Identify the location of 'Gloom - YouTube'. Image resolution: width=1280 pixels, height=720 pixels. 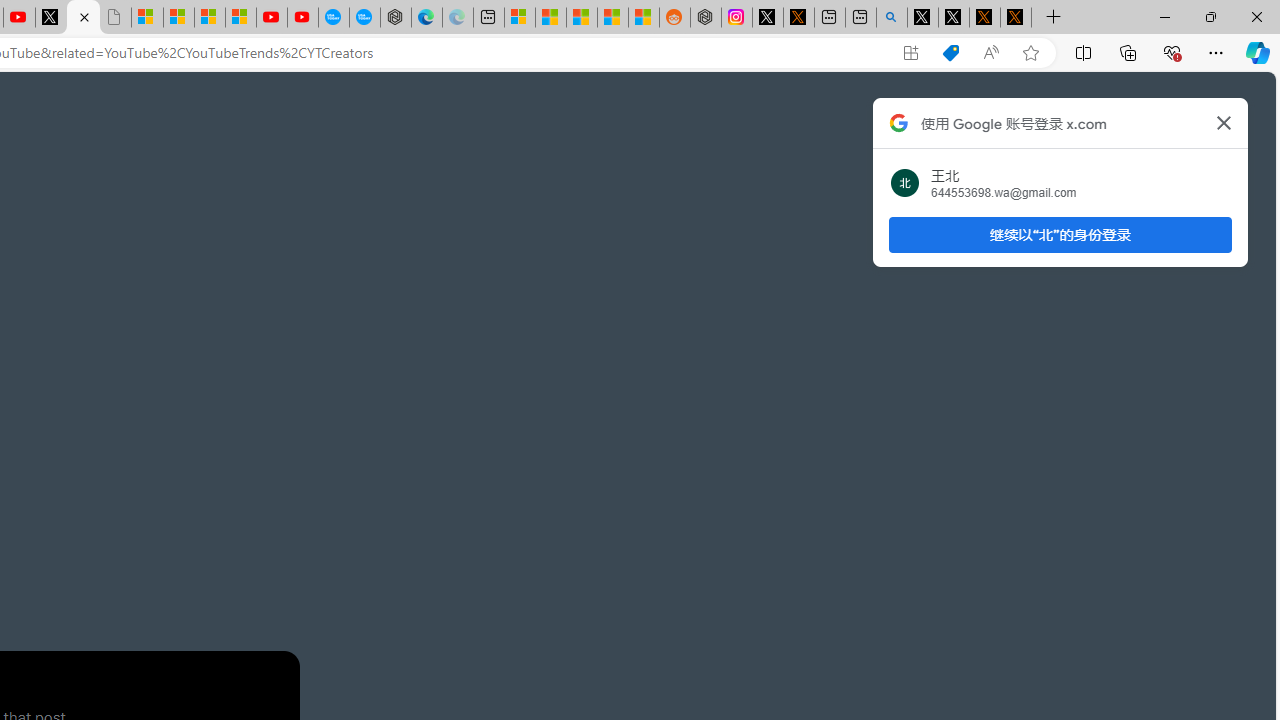
(271, 17).